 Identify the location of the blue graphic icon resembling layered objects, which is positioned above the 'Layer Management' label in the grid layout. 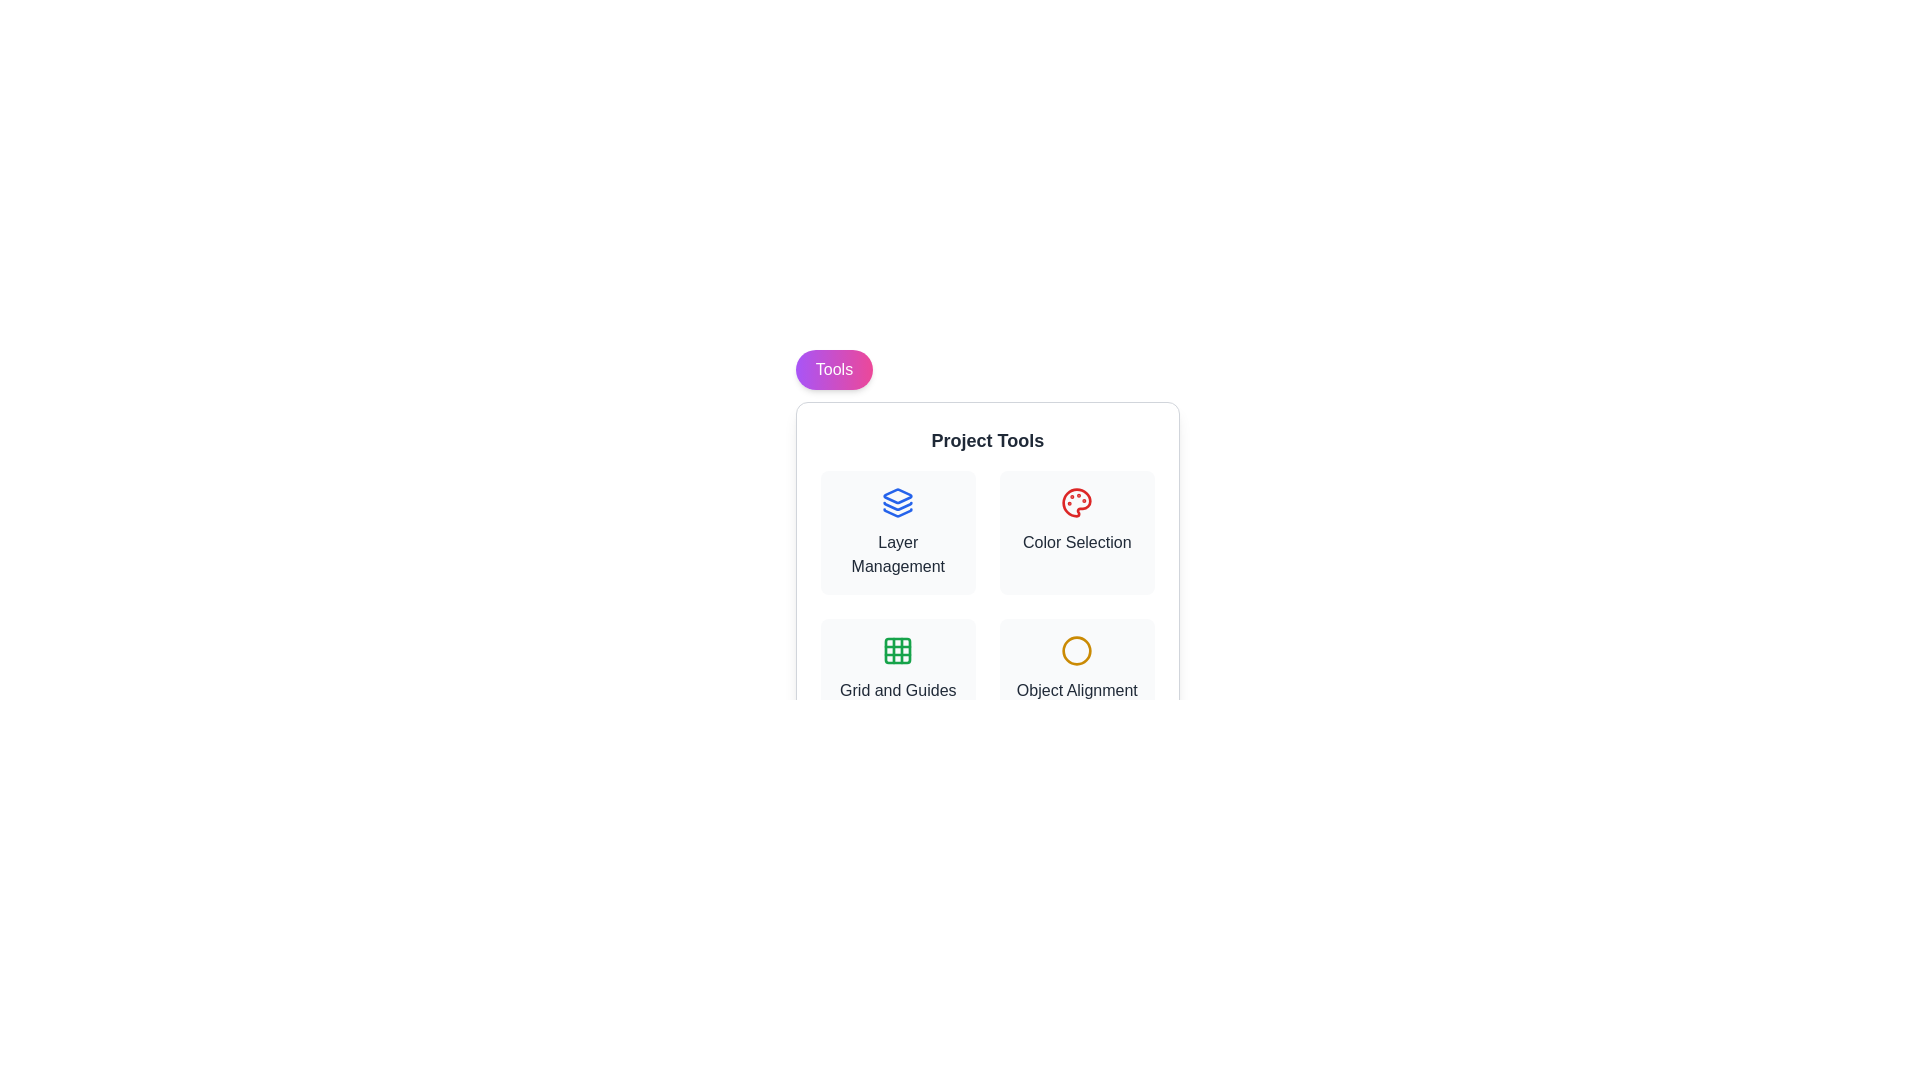
(897, 501).